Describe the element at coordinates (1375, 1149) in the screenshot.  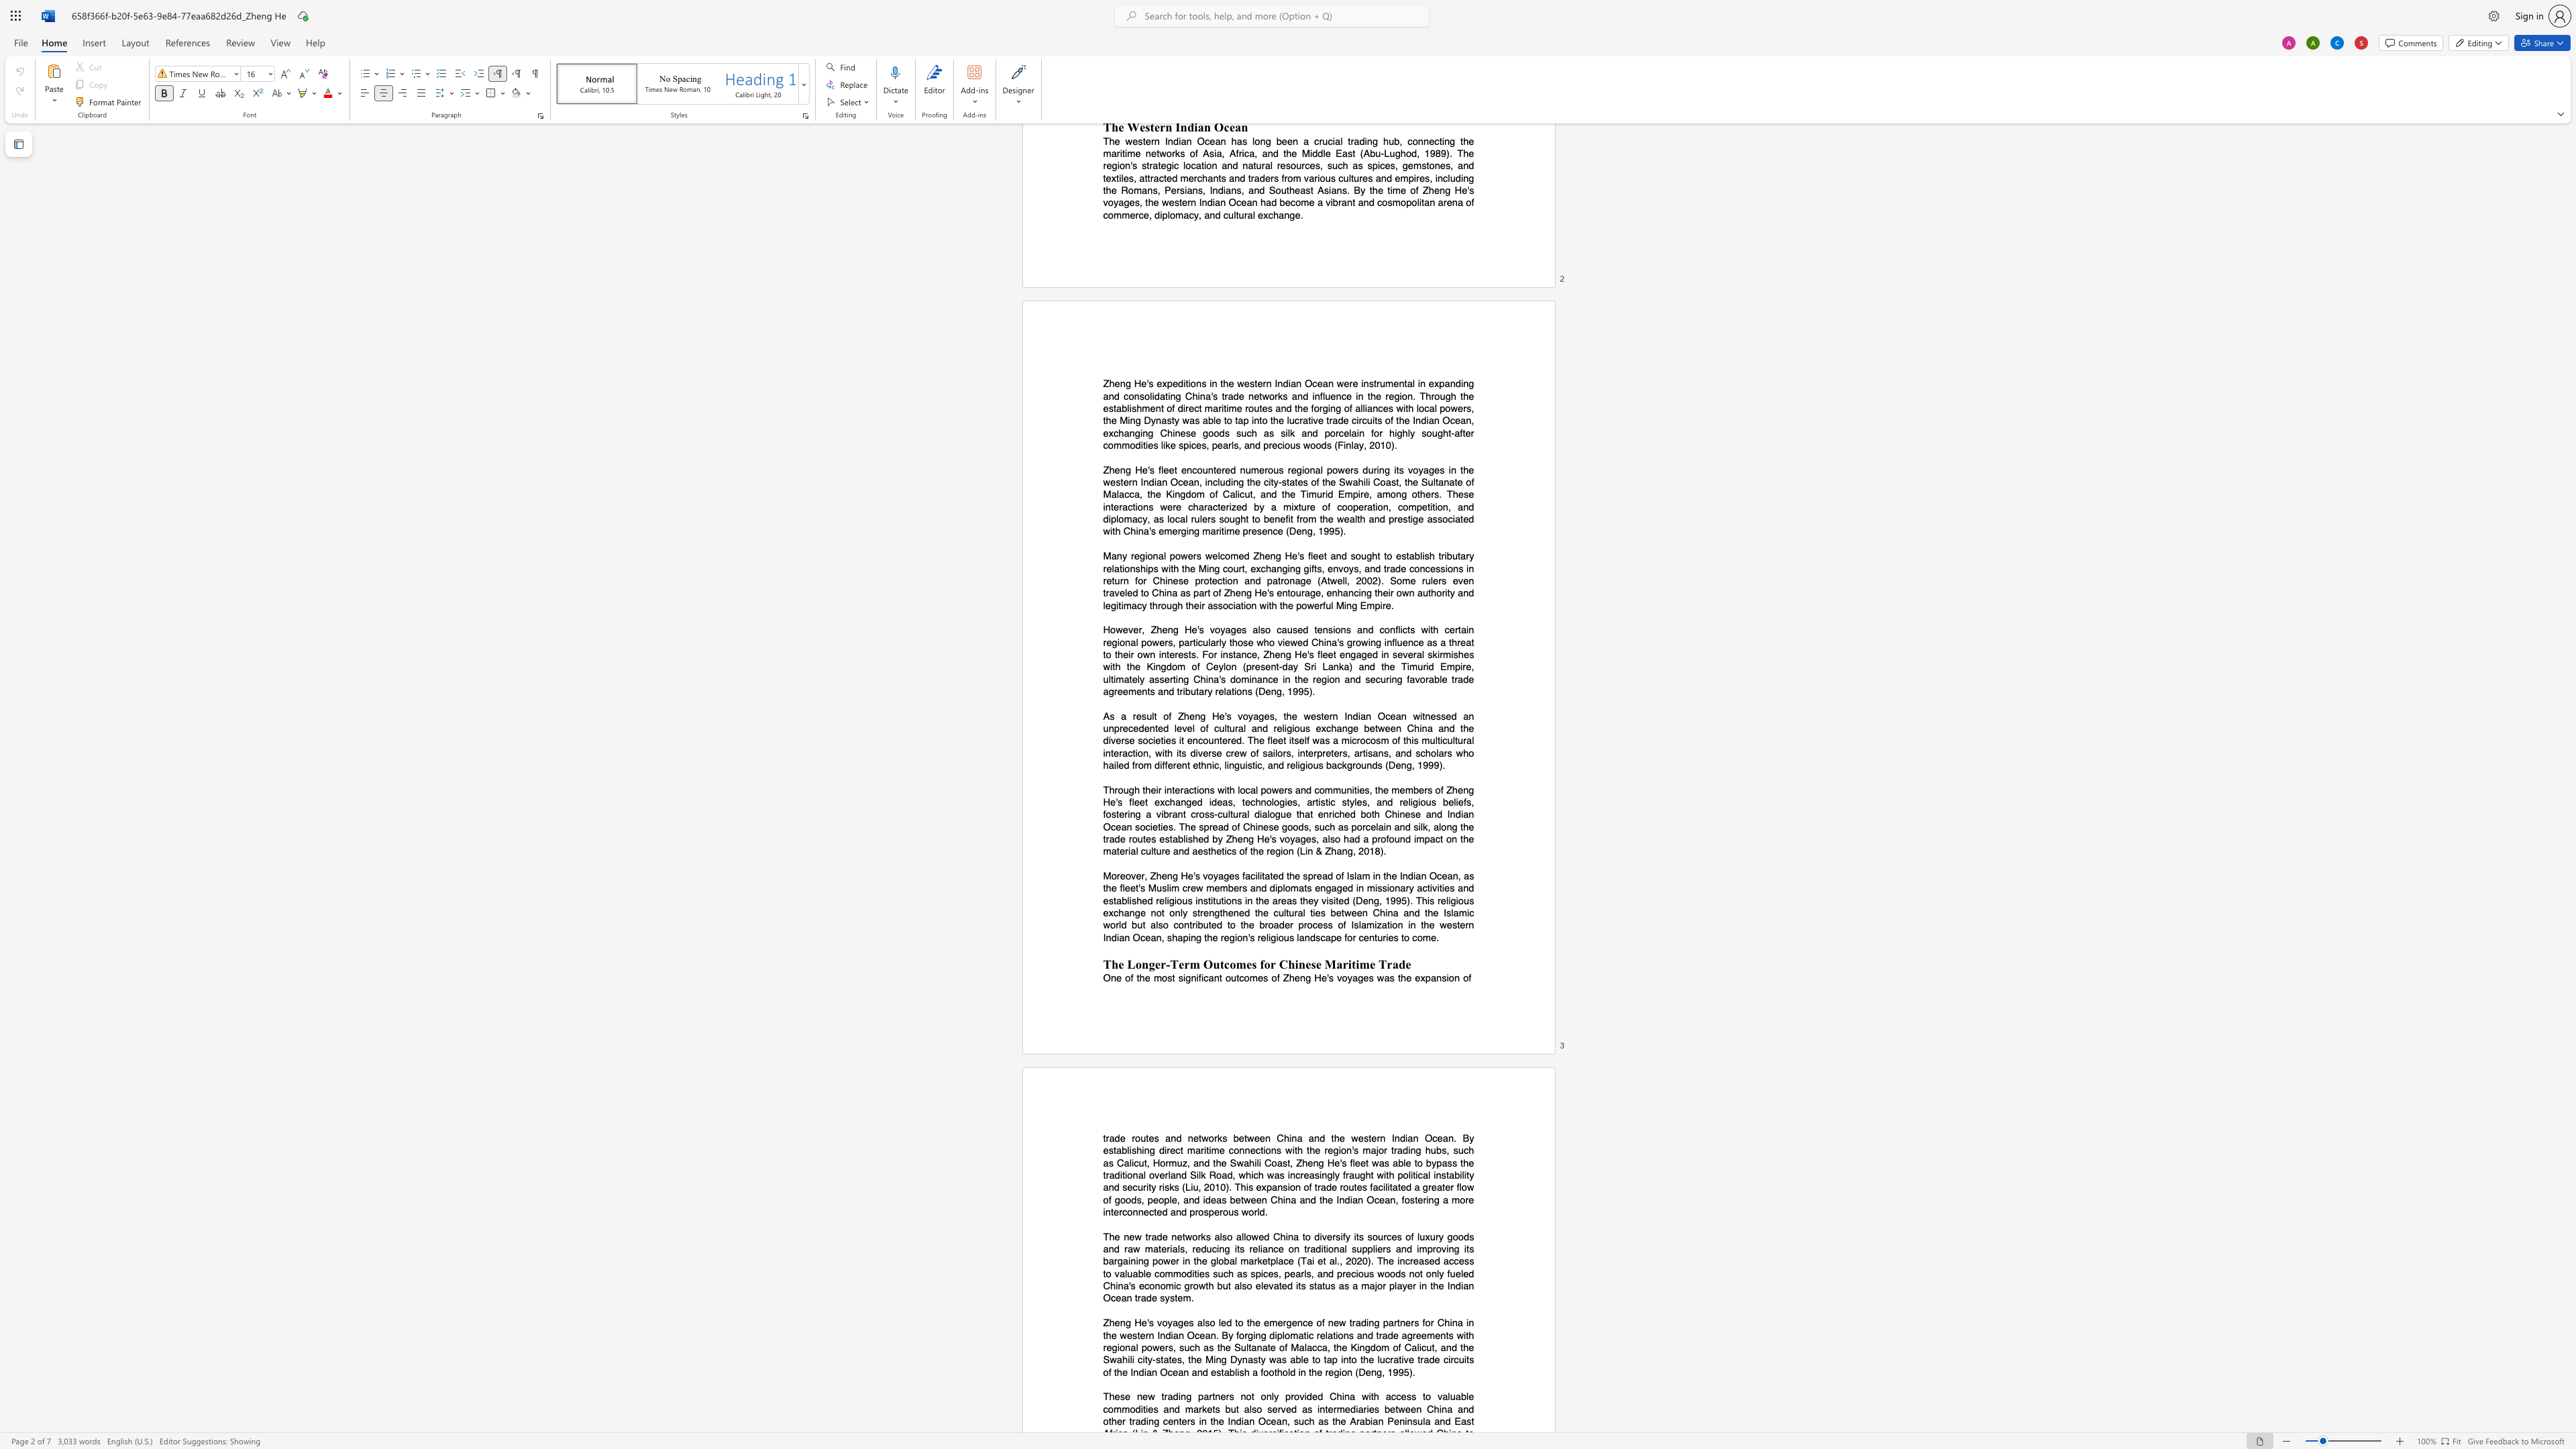
I see `the subset text "jor tradin" within the text "direct maritime connections with the region"` at that location.